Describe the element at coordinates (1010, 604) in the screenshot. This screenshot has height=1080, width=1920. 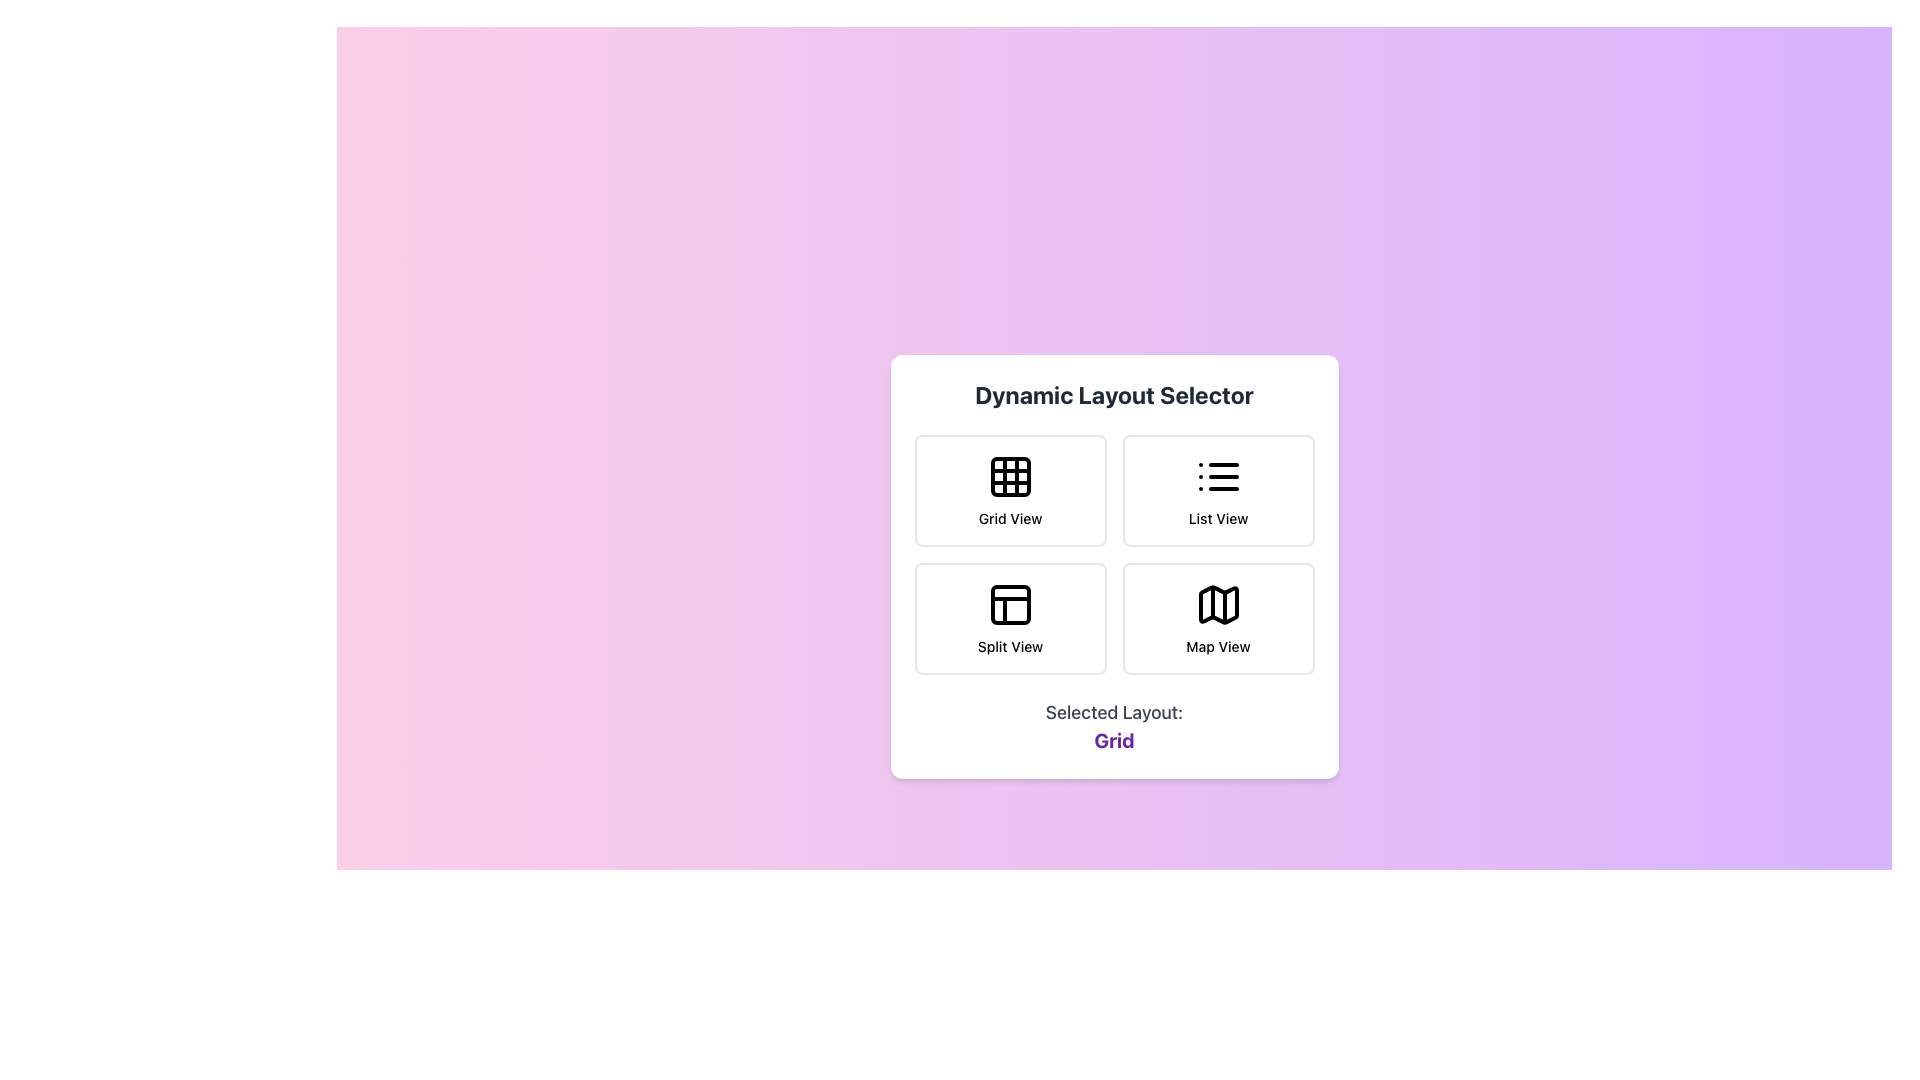
I see `the Icon Button in the second row, first column of the layout selector` at that location.